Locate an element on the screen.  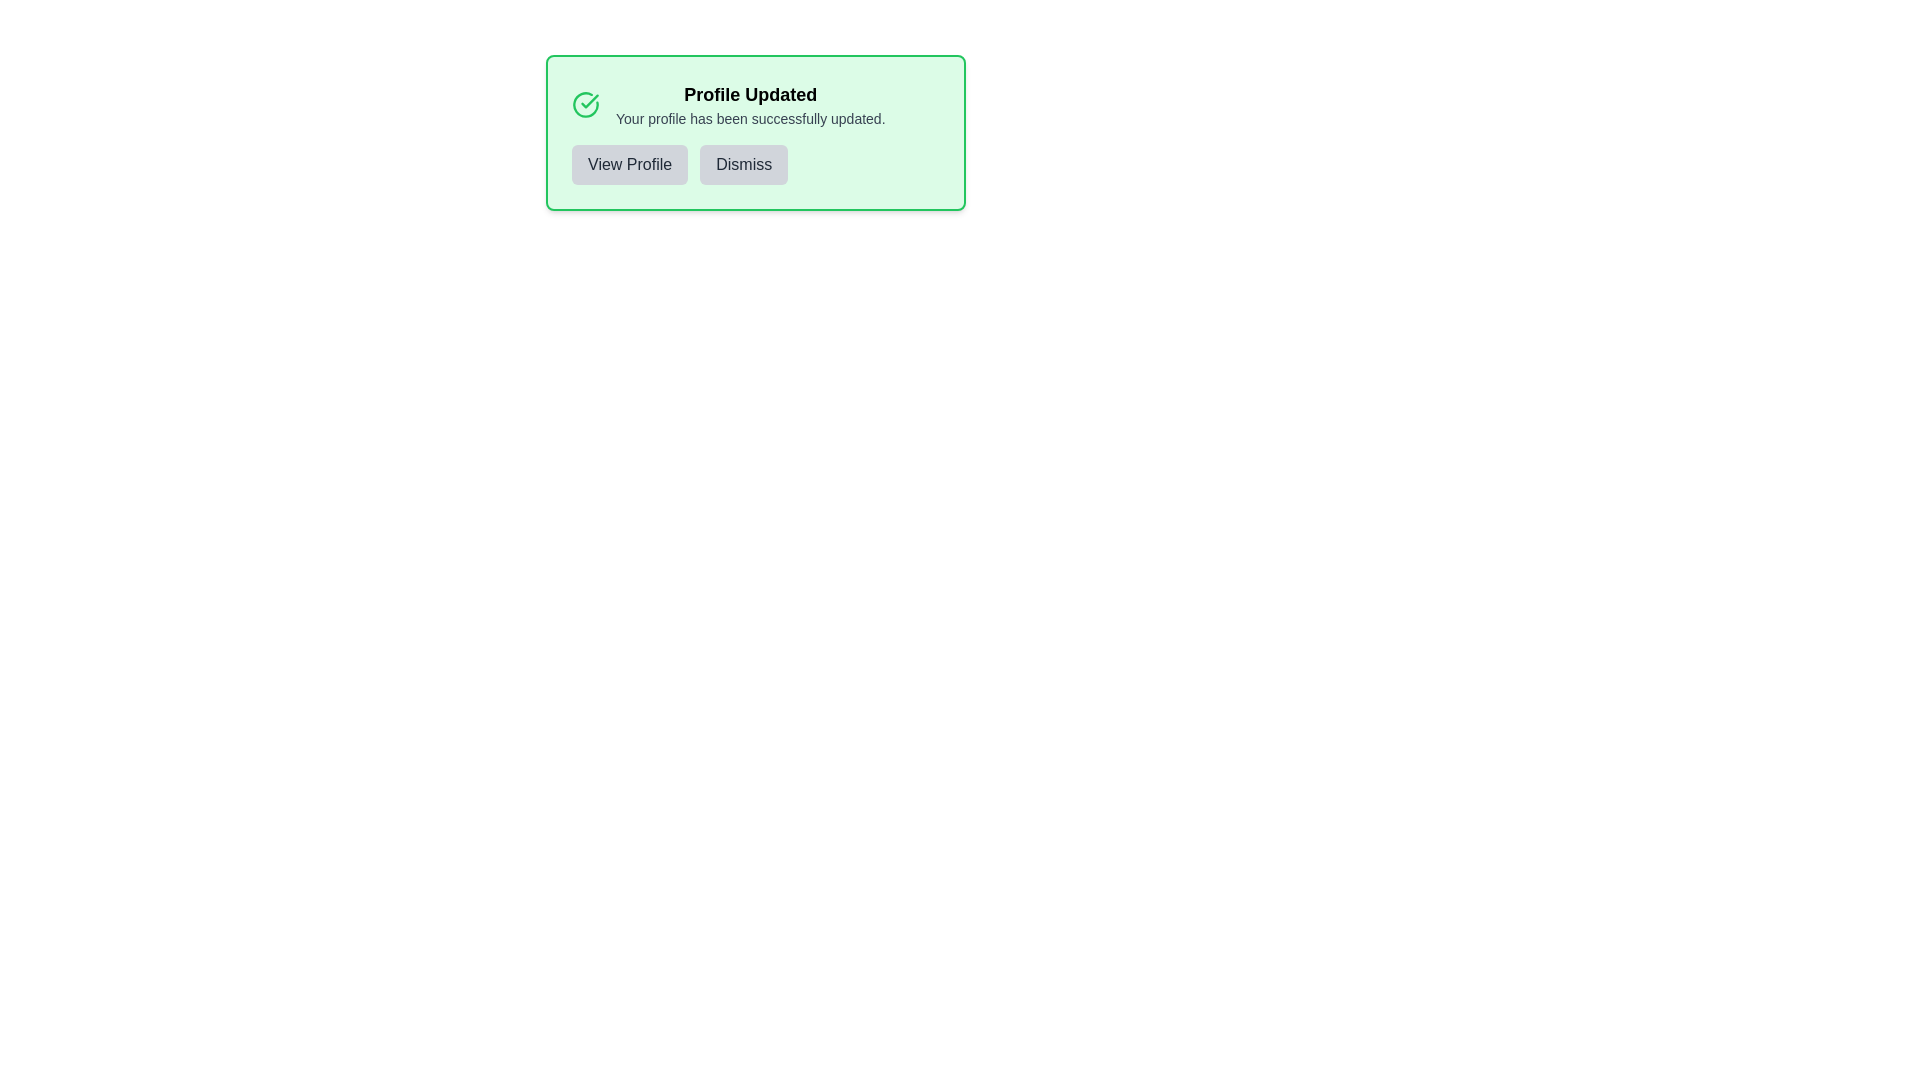
the 'Dismiss' button located in the Button Group at the bottom of the green-bordered card is located at coordinates (754, 164).